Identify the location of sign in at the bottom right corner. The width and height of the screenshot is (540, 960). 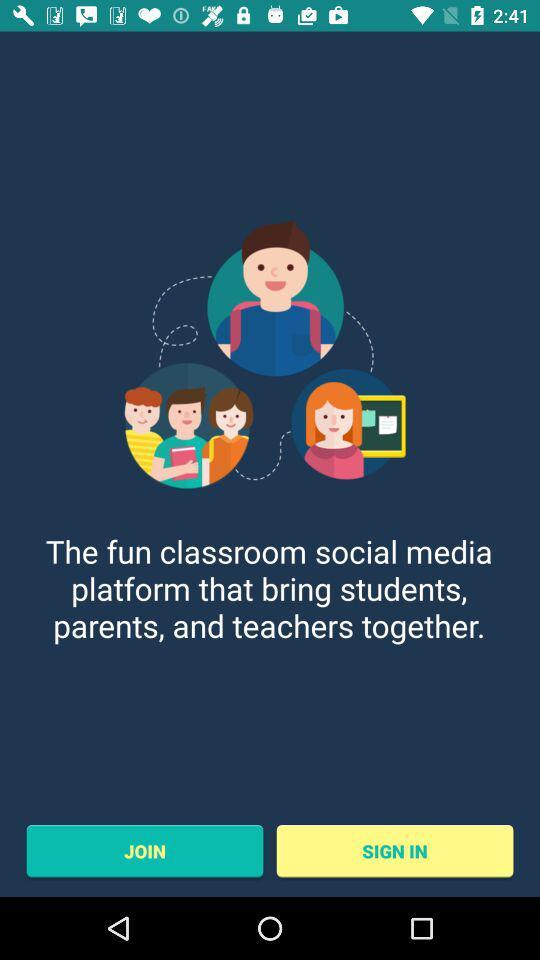
(395, 850).